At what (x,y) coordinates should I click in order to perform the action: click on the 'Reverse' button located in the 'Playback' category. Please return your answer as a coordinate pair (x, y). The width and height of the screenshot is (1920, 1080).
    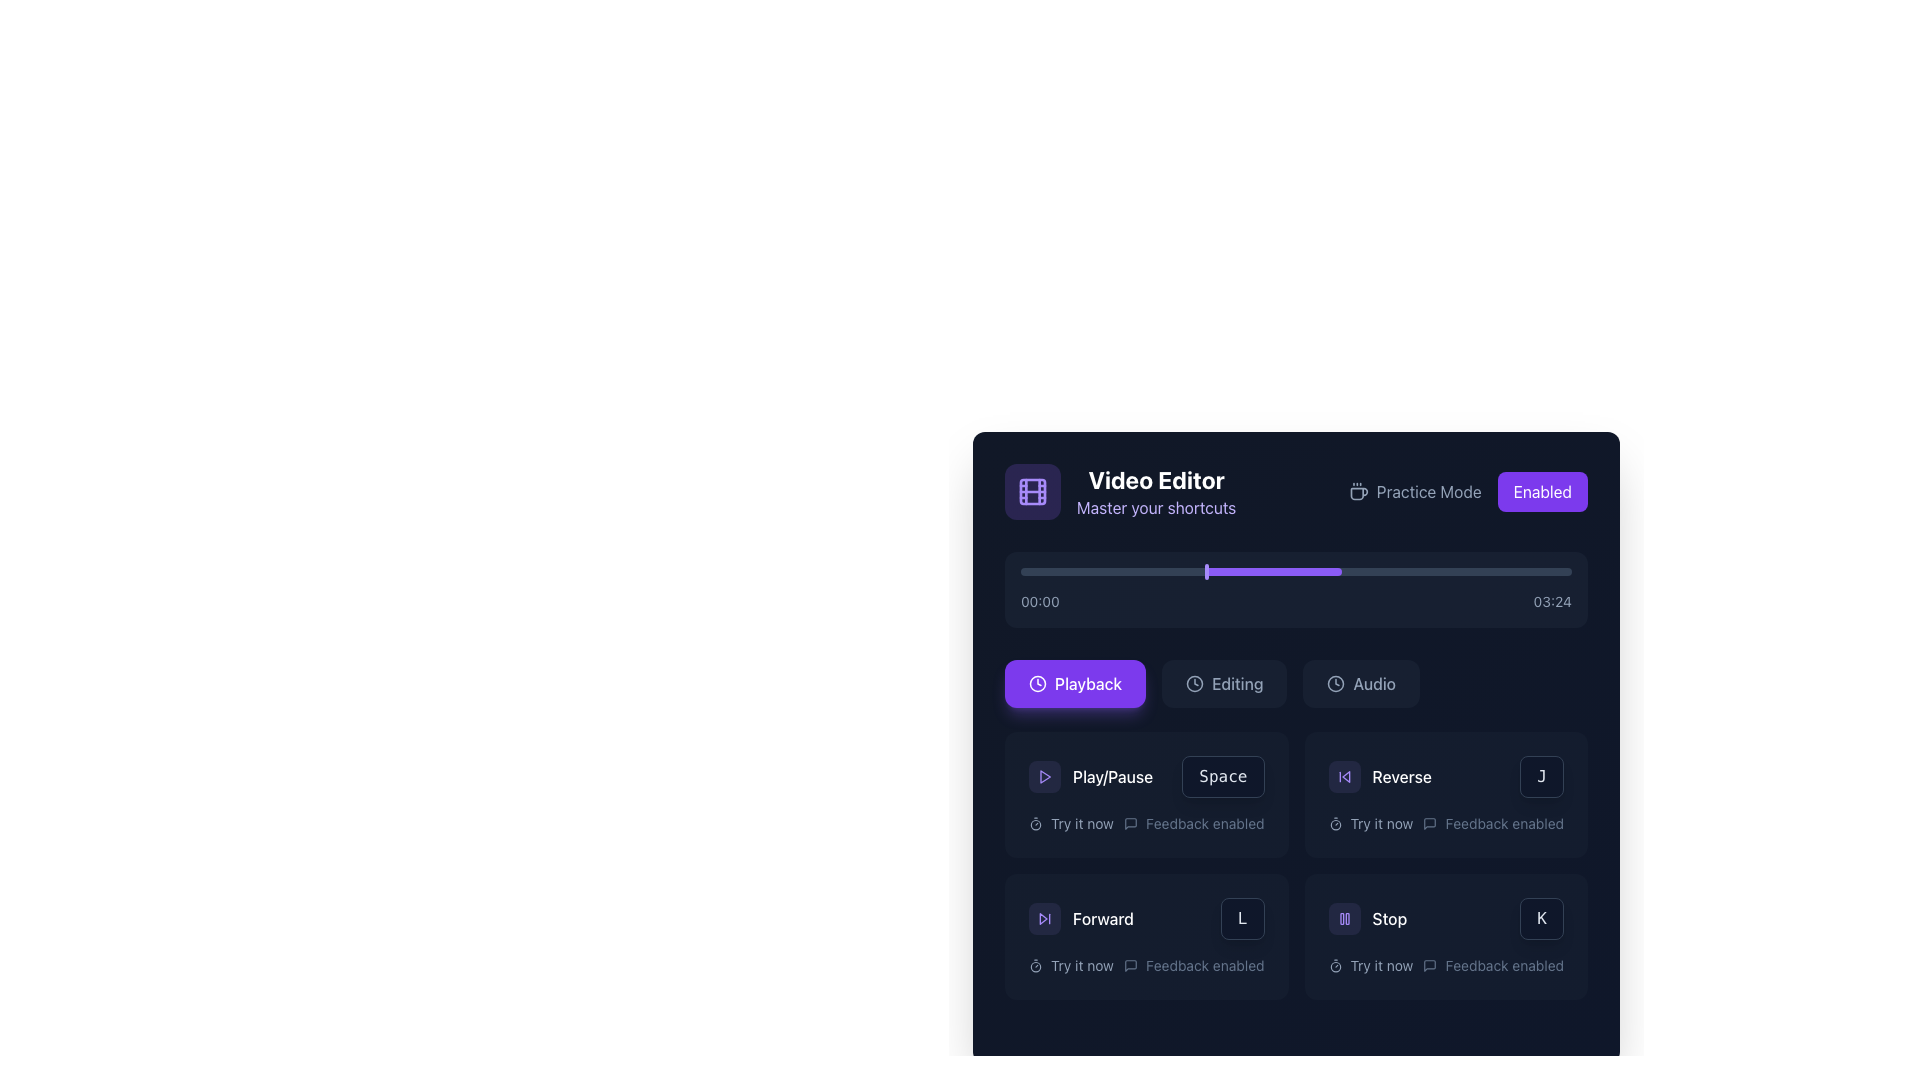
    Looking at the image, I should click on (1344, 775).